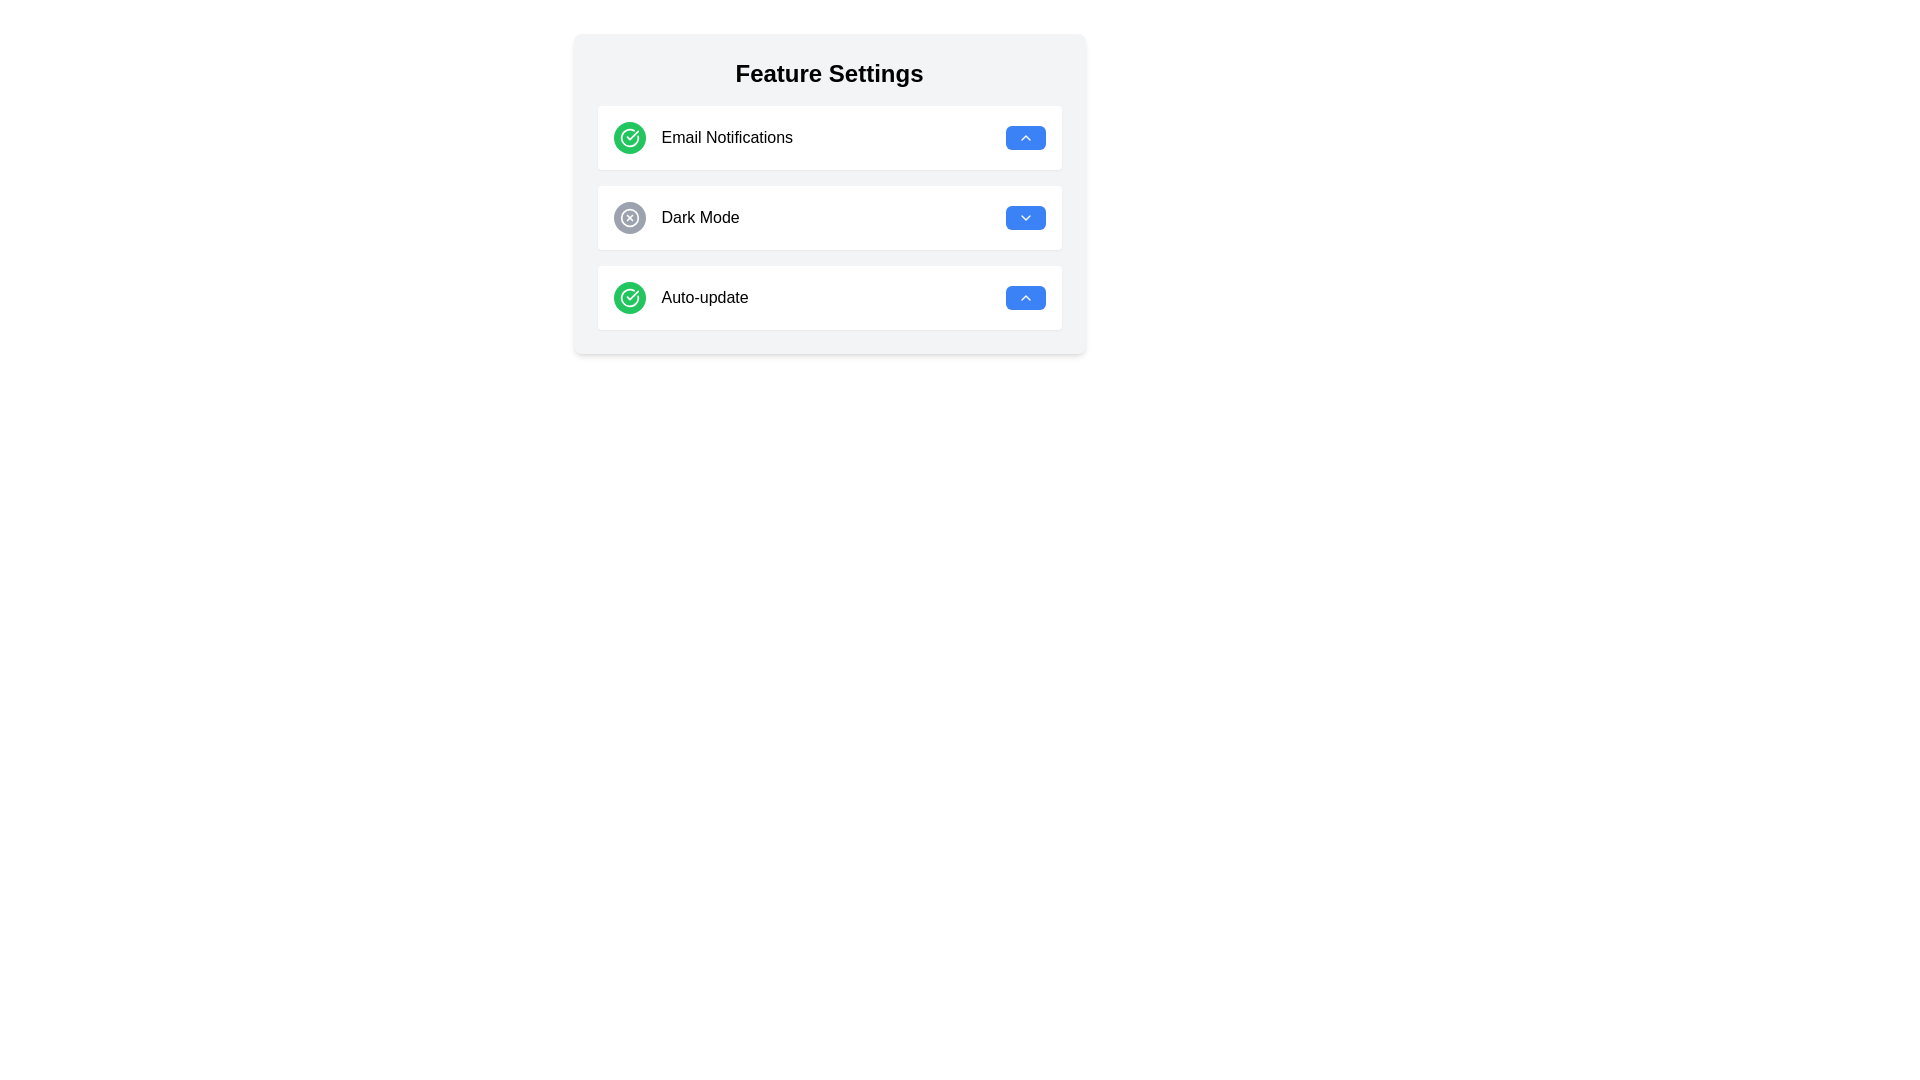 This screenshot has width=1920, height=1080. I want to click on text label displaying 'Email Notifications', which is part of the Feature Settings section and is the first entry in the vertical list of settings options, so click(726, 137).